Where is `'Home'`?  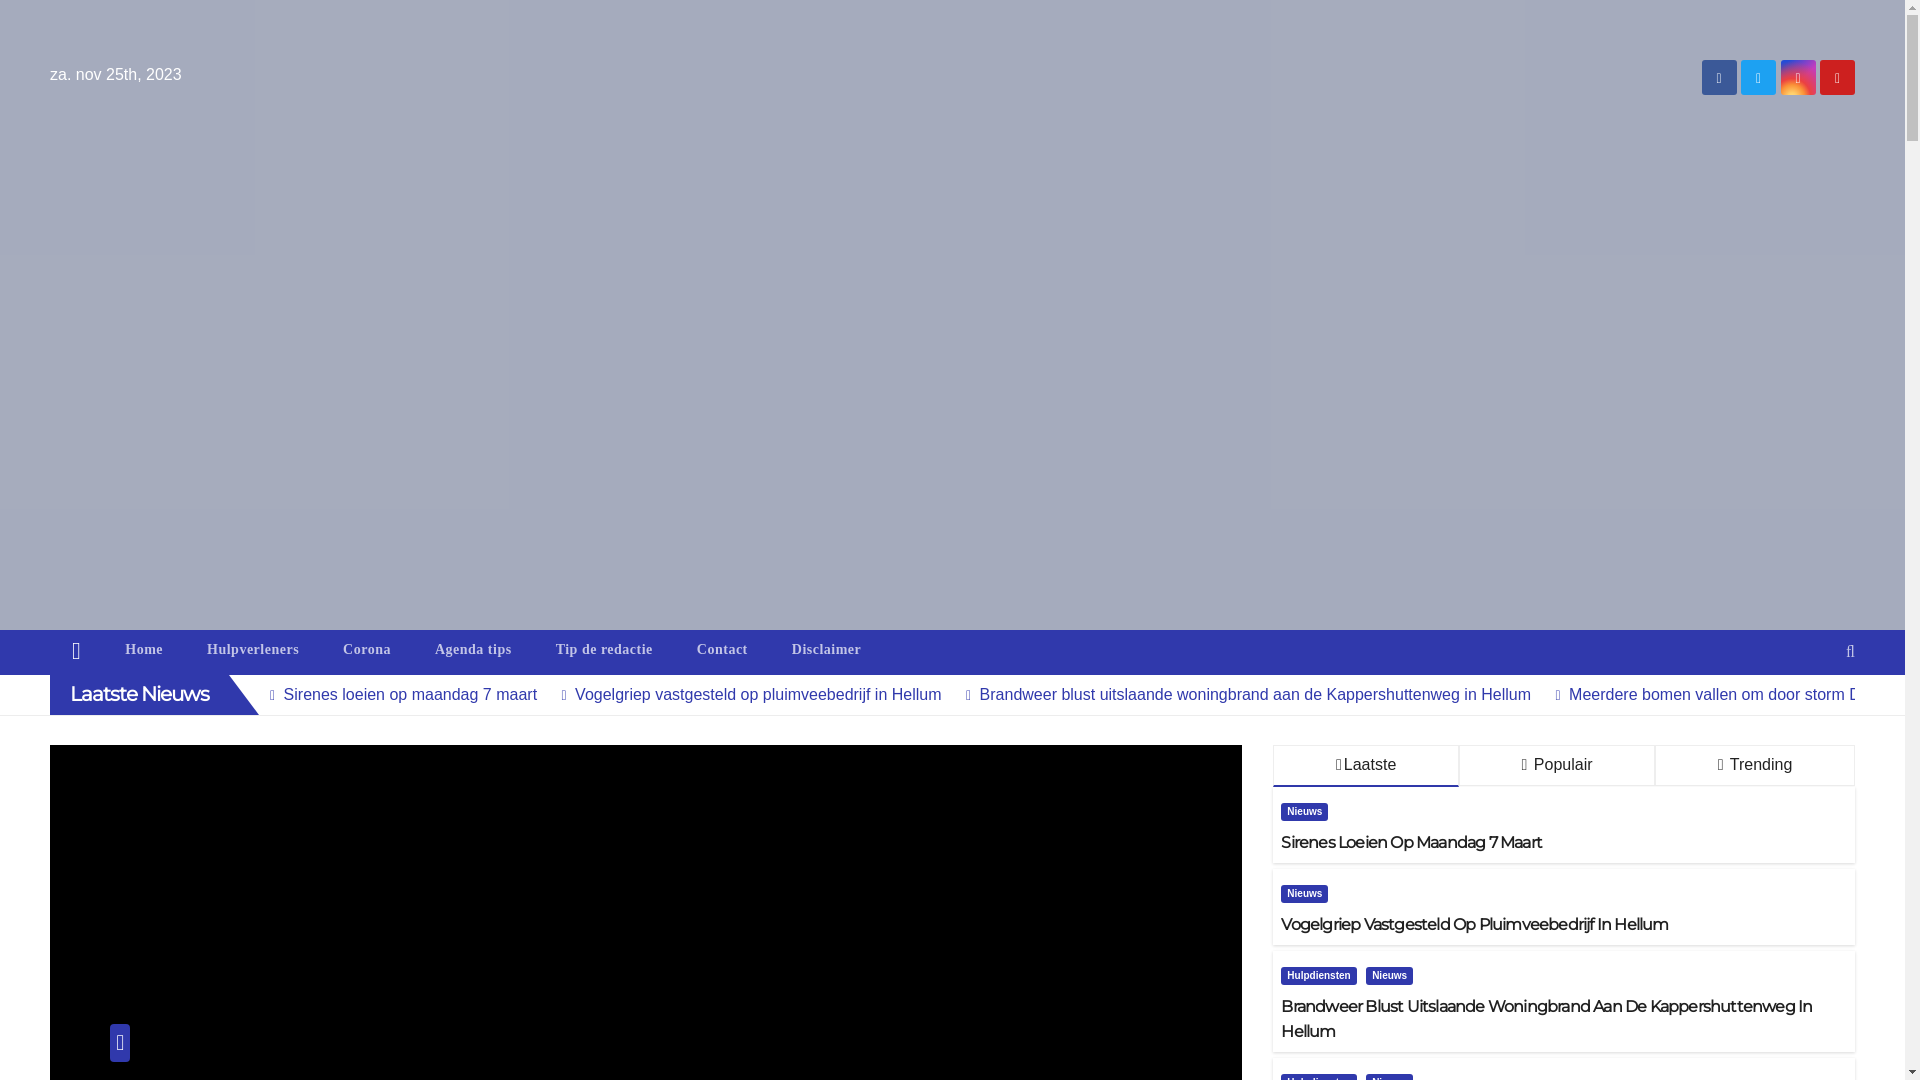
'Home' is located at coordinates (76, 652).